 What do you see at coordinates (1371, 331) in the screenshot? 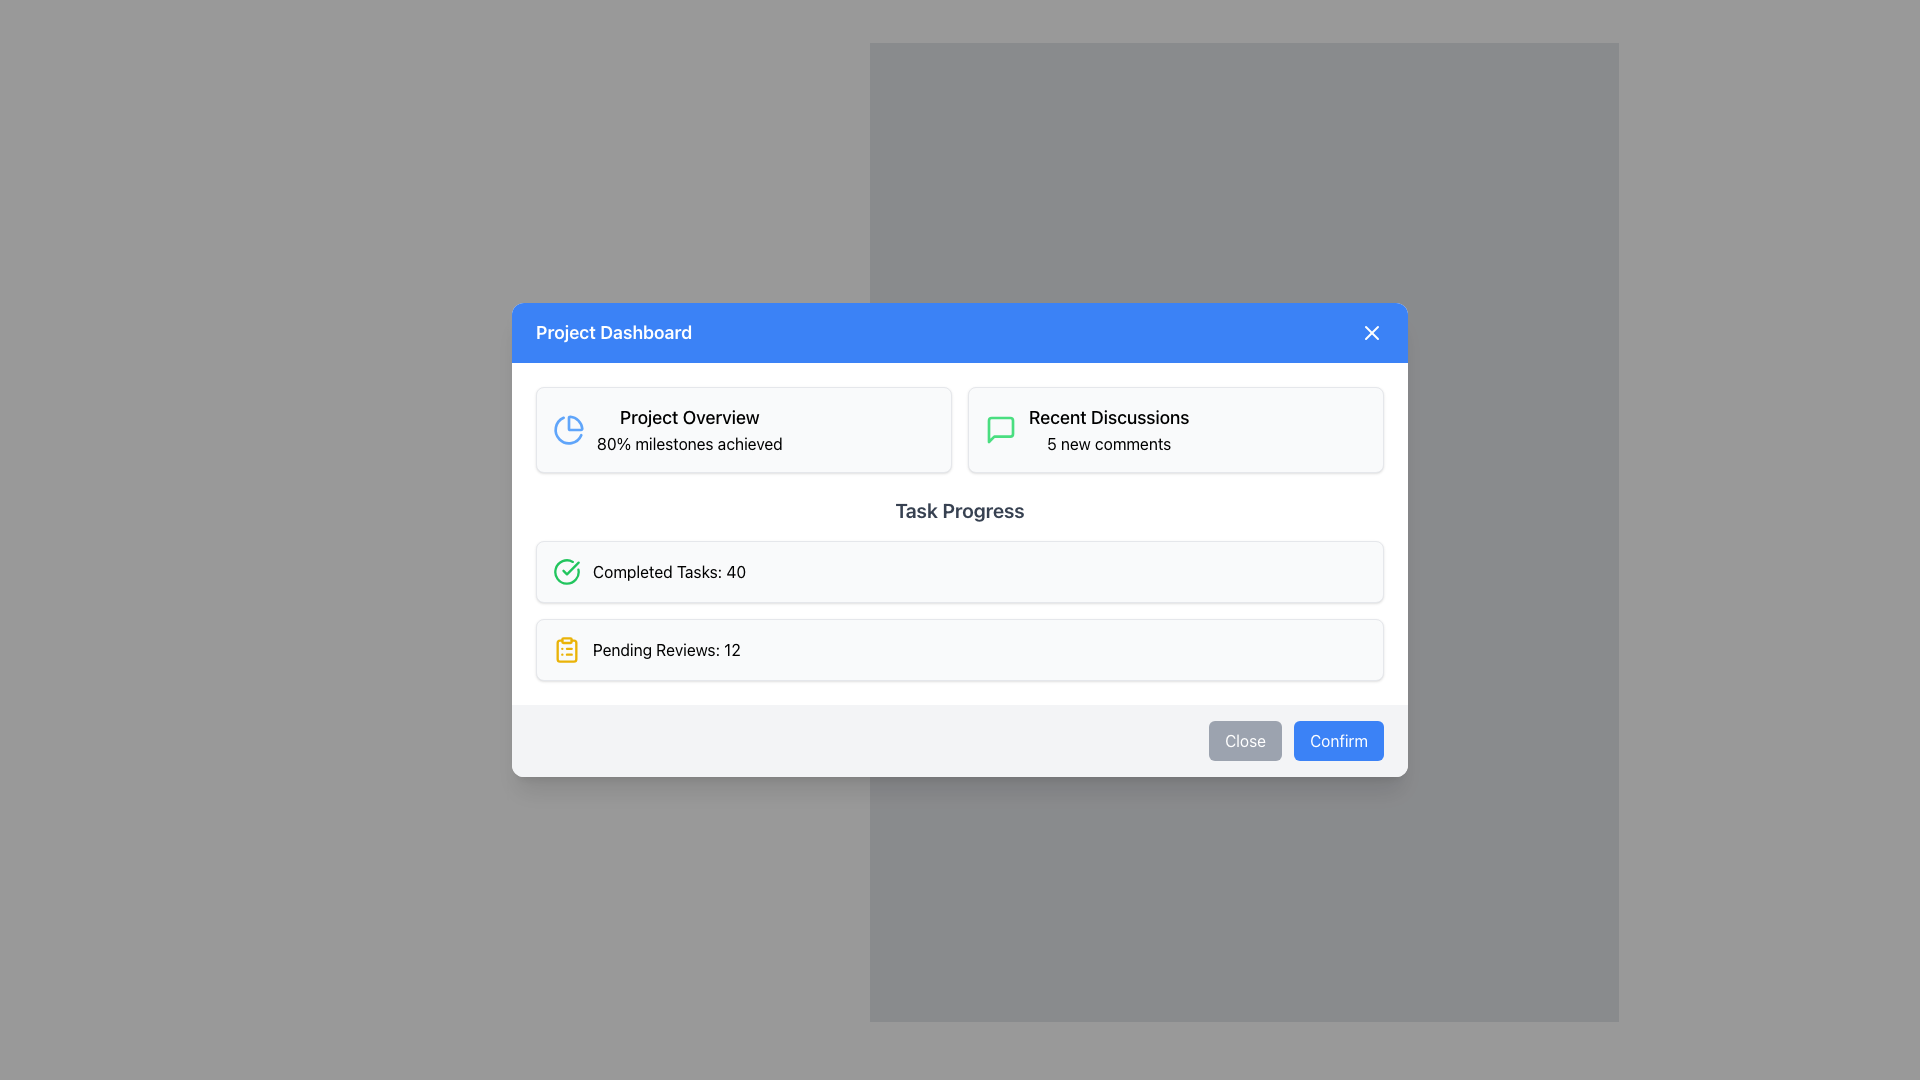
I see `the close icon button located at the top-right corner of the 'Project Dashboard' dialog box` at bounding box center [1371, 331].